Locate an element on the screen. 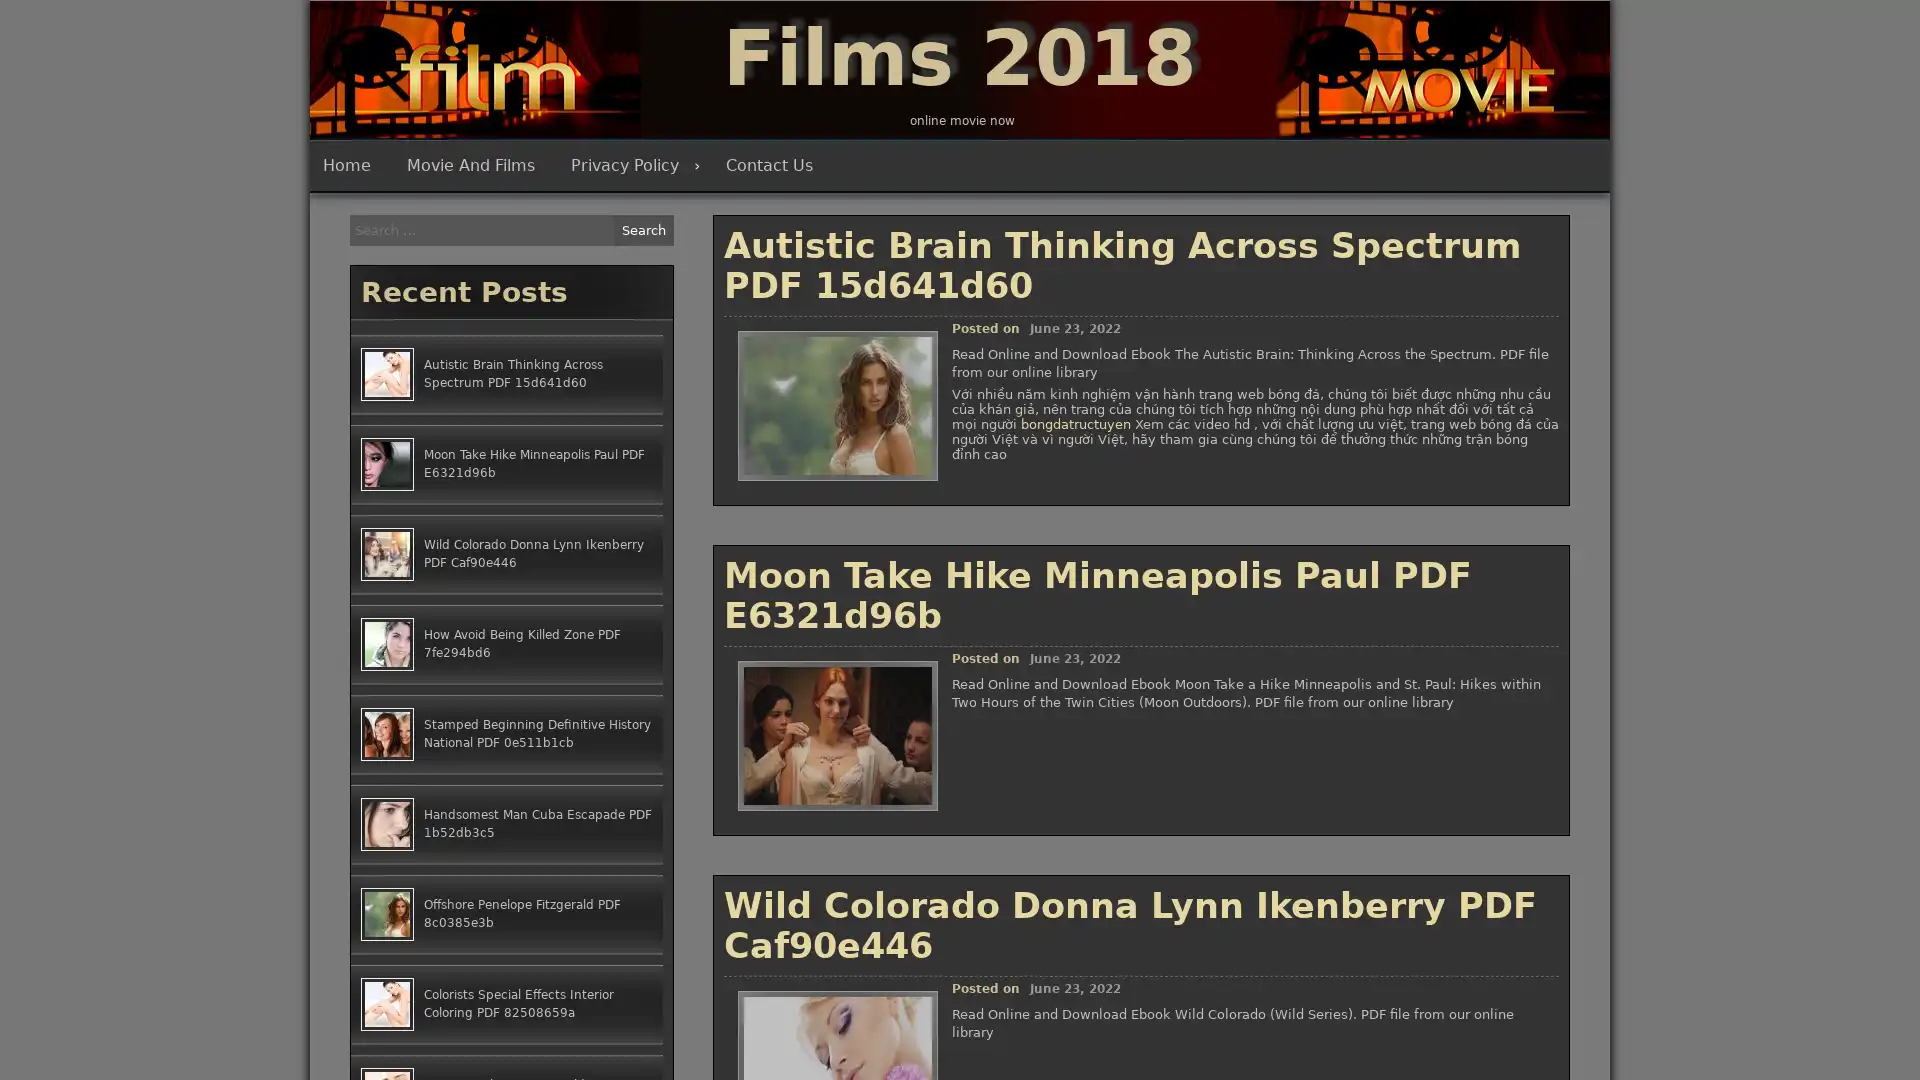  Search is located at coordinates (643, 229).